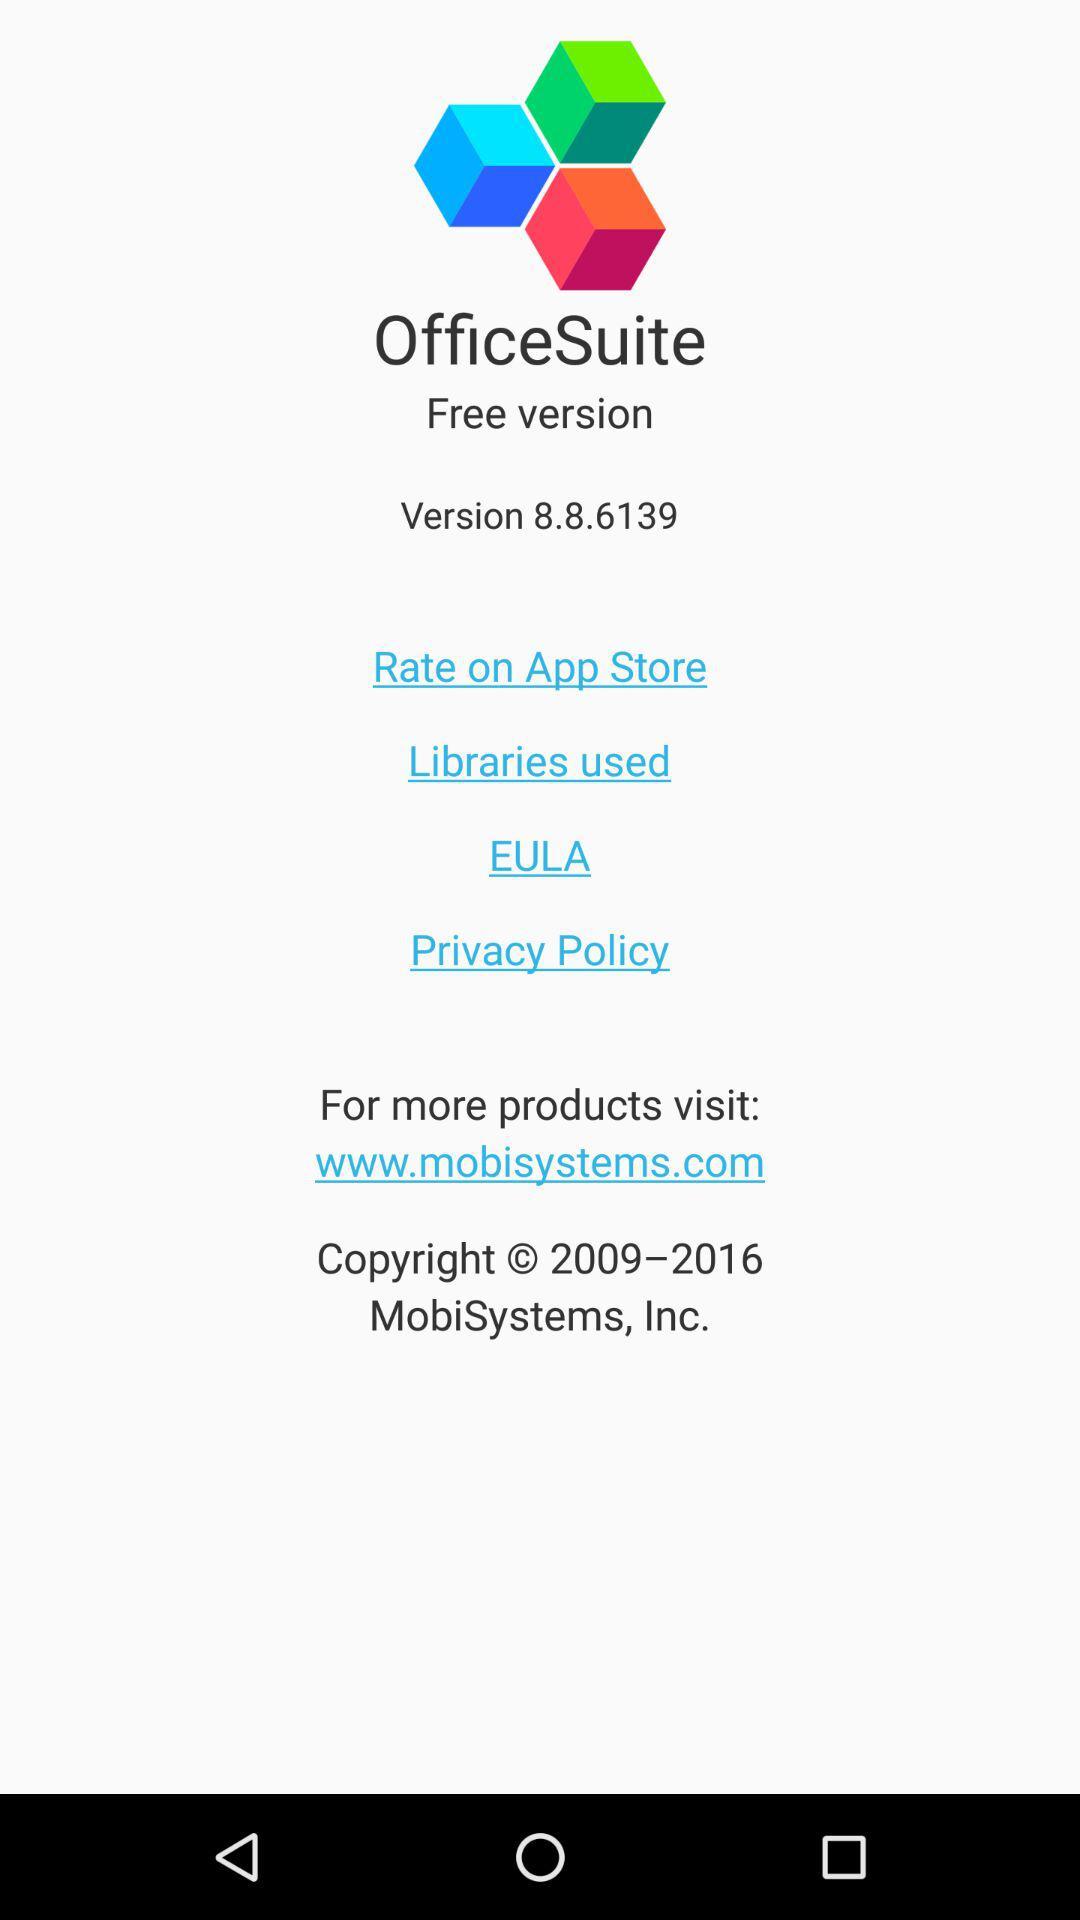  I want to click on the item above libraries used, so click(540, 665).